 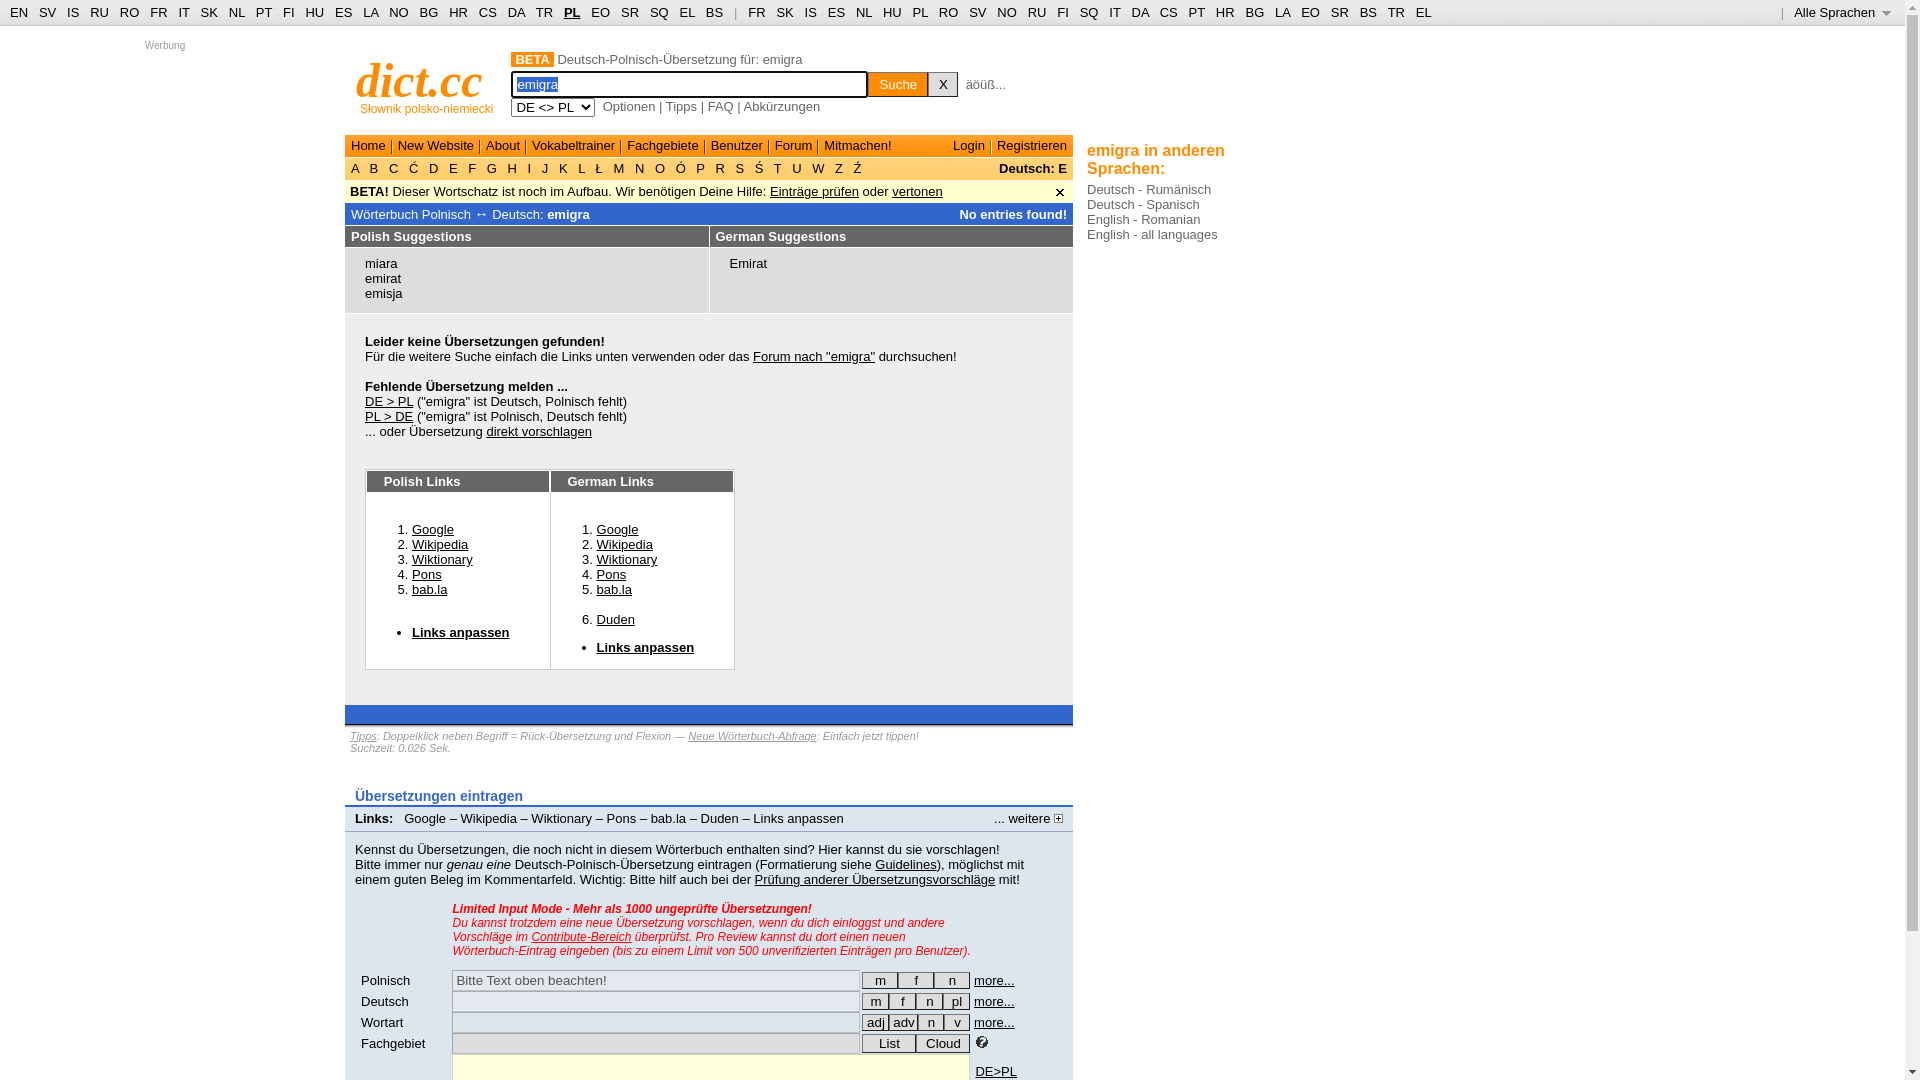 What do you see at coordinates (819, 167) in the screenshot?
I see `'W'` at bounding box center [819, 167].